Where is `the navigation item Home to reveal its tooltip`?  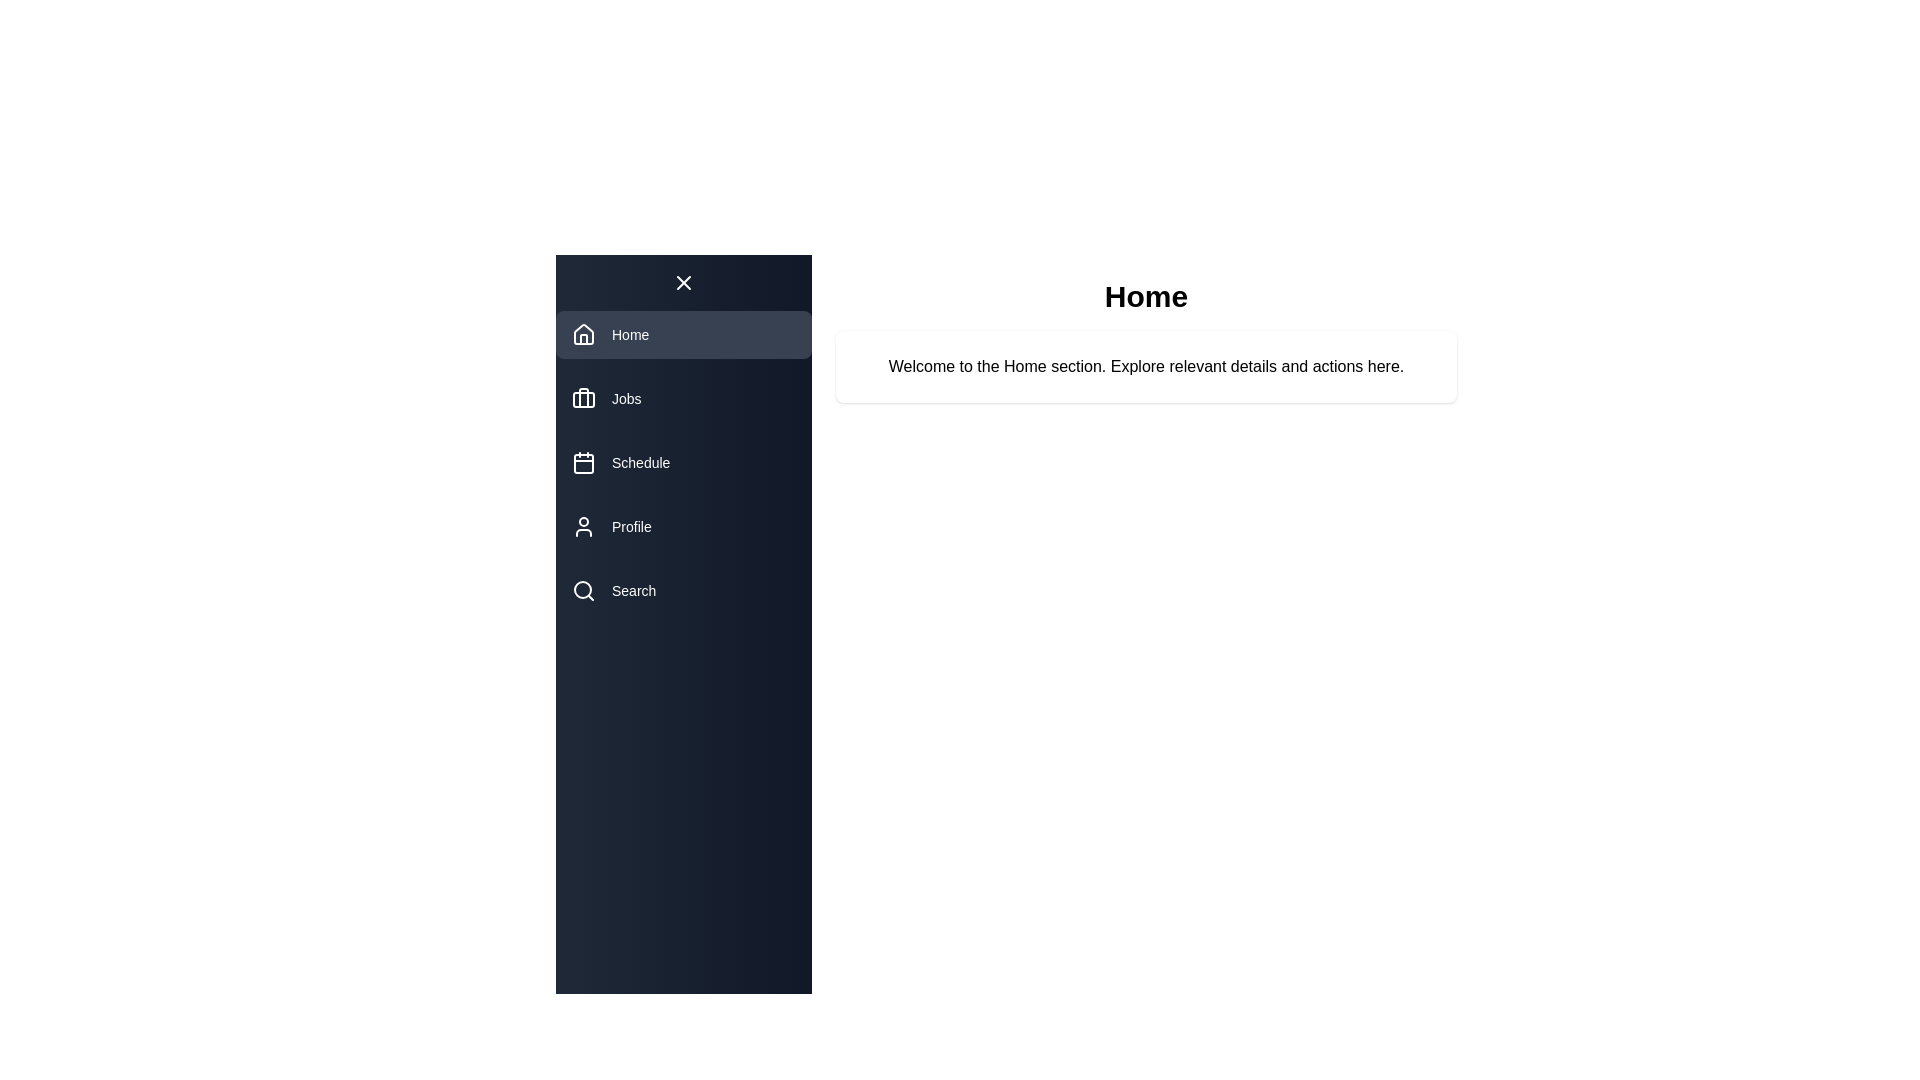
the navigation item Home to reveal its tooltip is located at coordinates (684, 334).